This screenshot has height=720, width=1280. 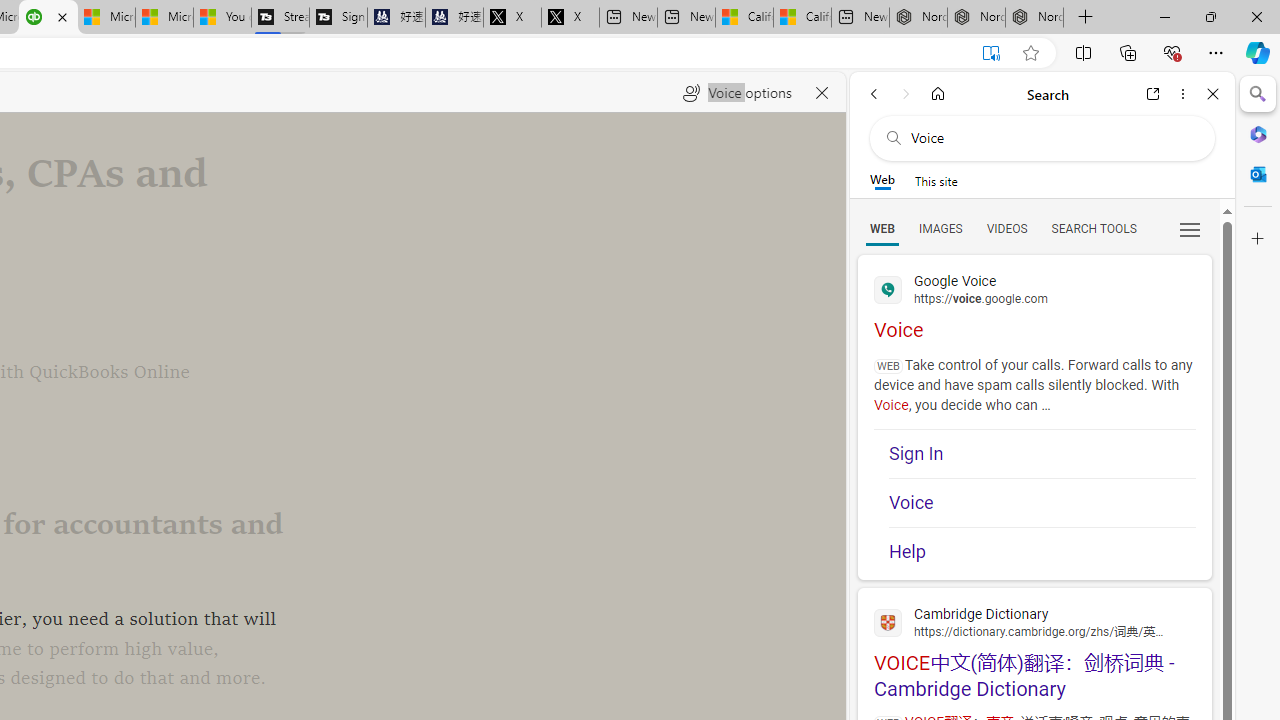 I want to click on 'Class: b_serphb', so click(x=1190, y=229).